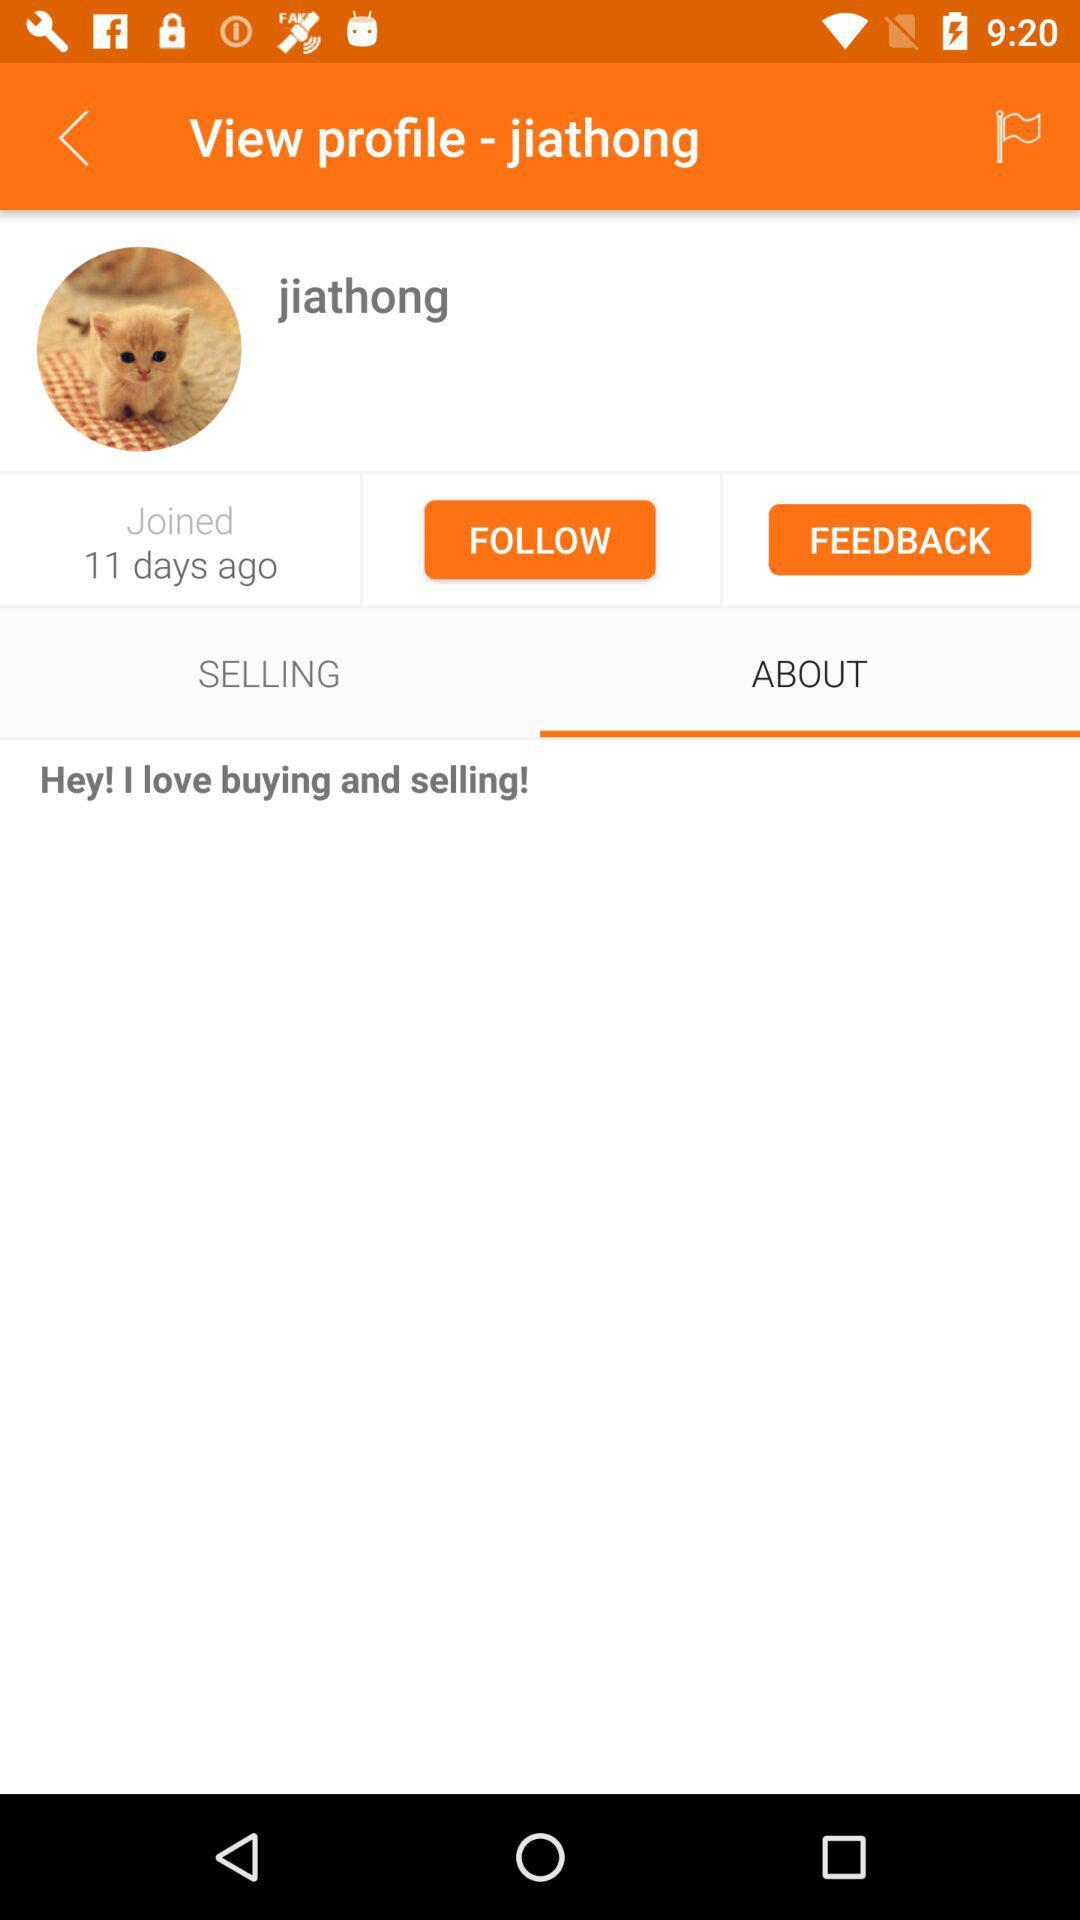 This screenshot has width=1080, height=1920. Describe the element at coordinates (138, 349) in the screenshot. I see `image to be descriptive on left` at that location.